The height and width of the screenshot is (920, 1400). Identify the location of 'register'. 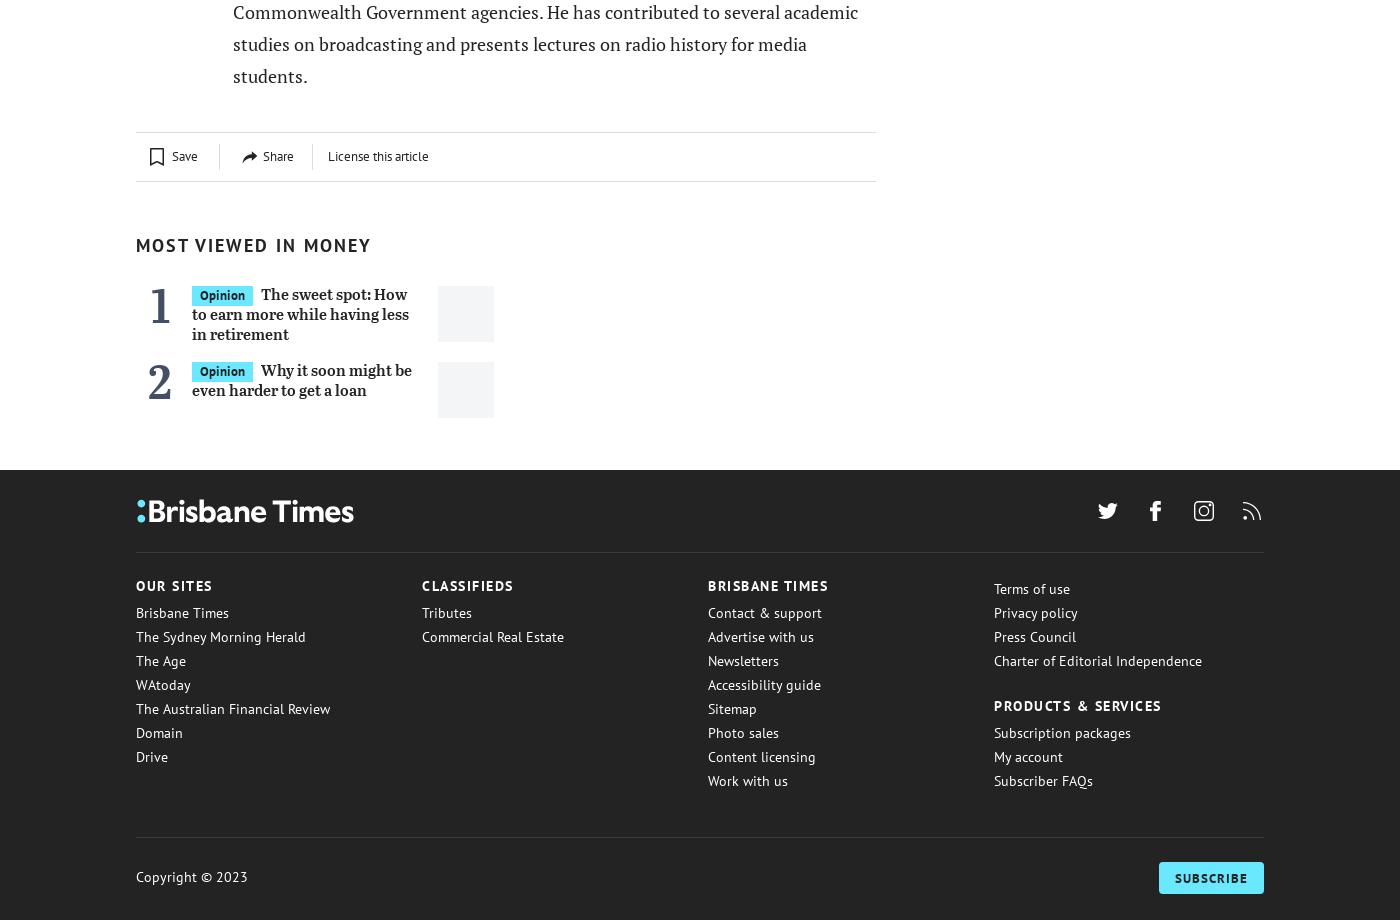
(201, 82).